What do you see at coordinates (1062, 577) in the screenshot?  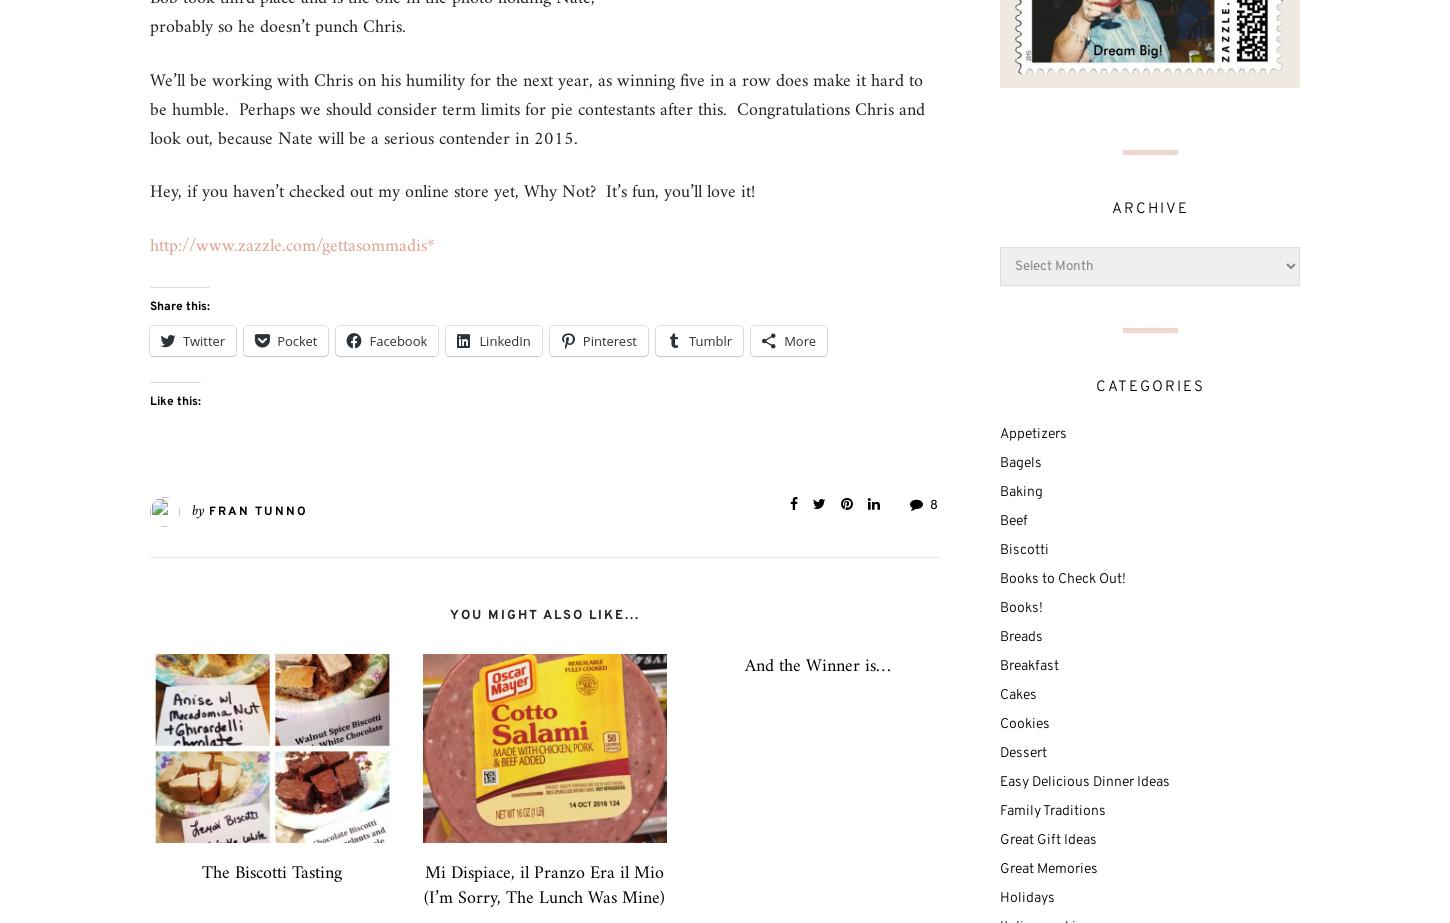 I see `'Books to Check Out!'` at bounding box center [1062, 577].